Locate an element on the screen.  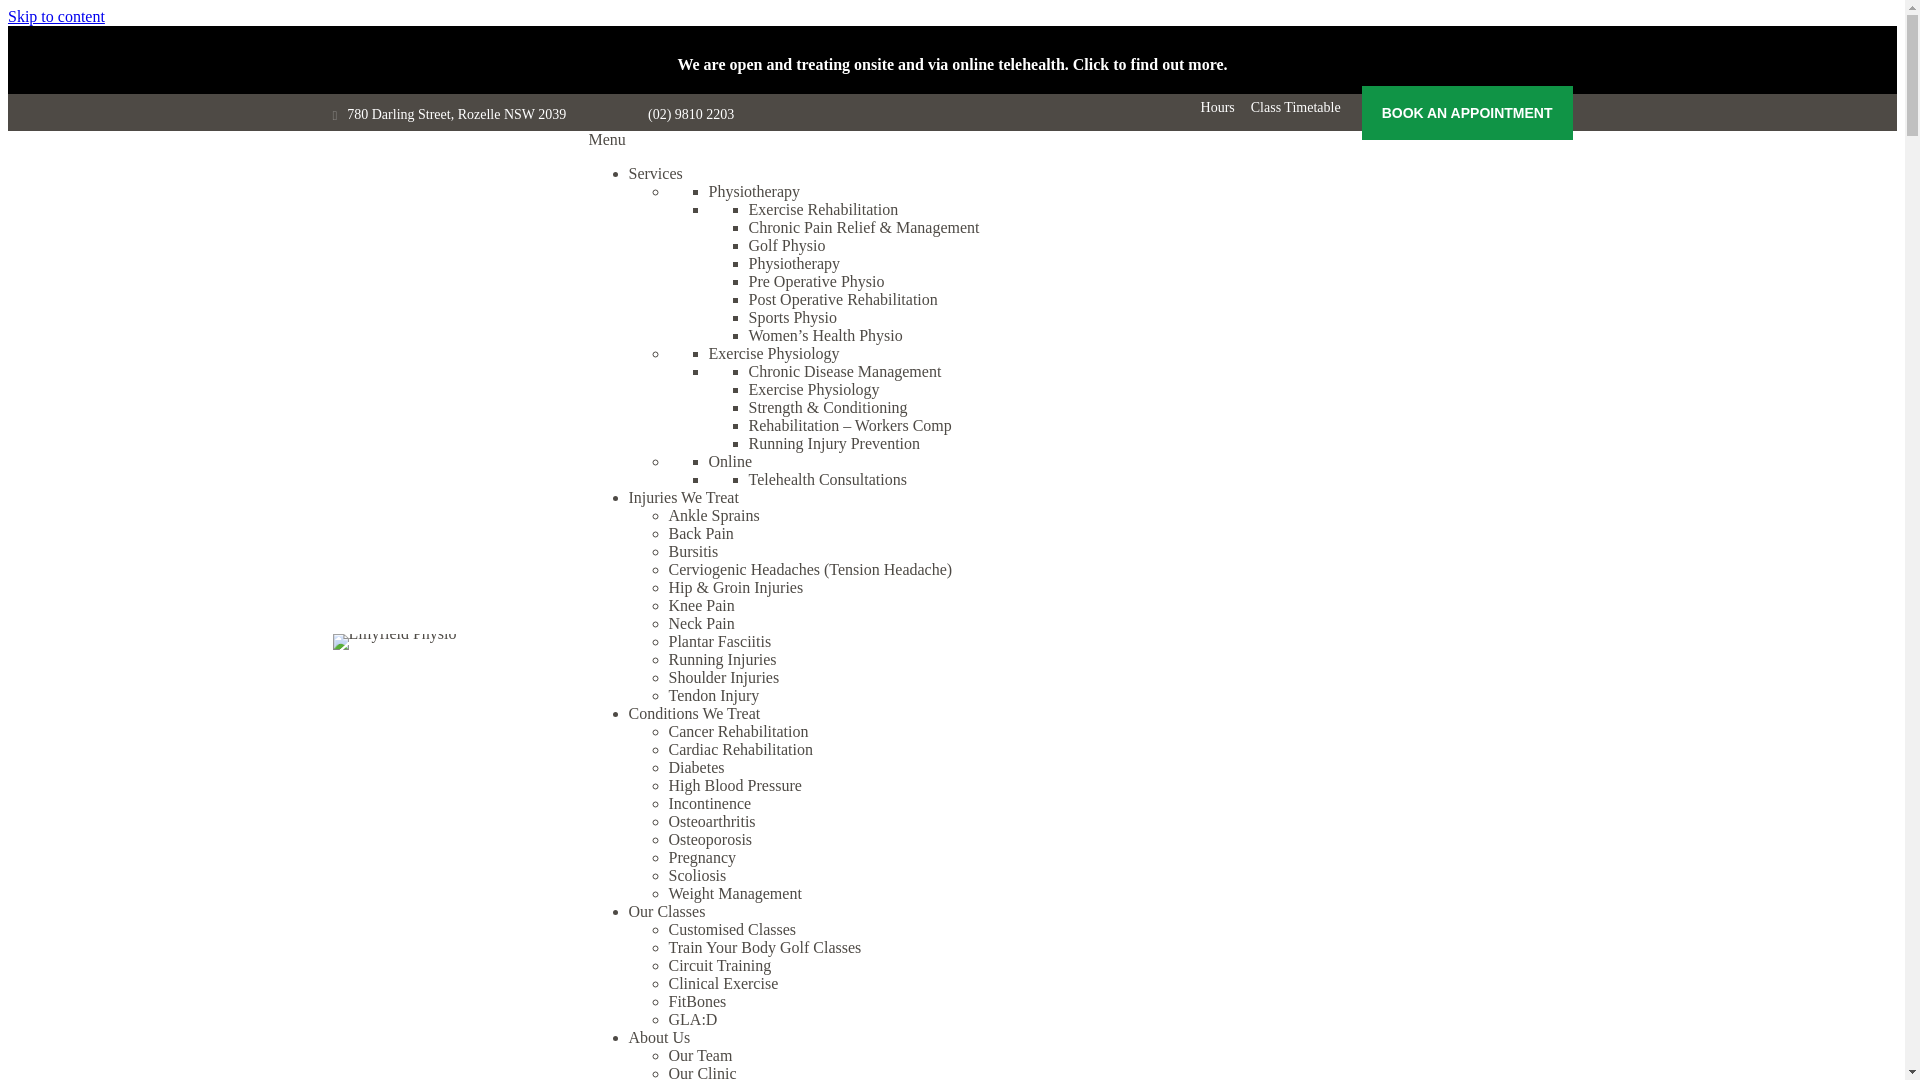
'Menu' is located at coordinates (605, 138).